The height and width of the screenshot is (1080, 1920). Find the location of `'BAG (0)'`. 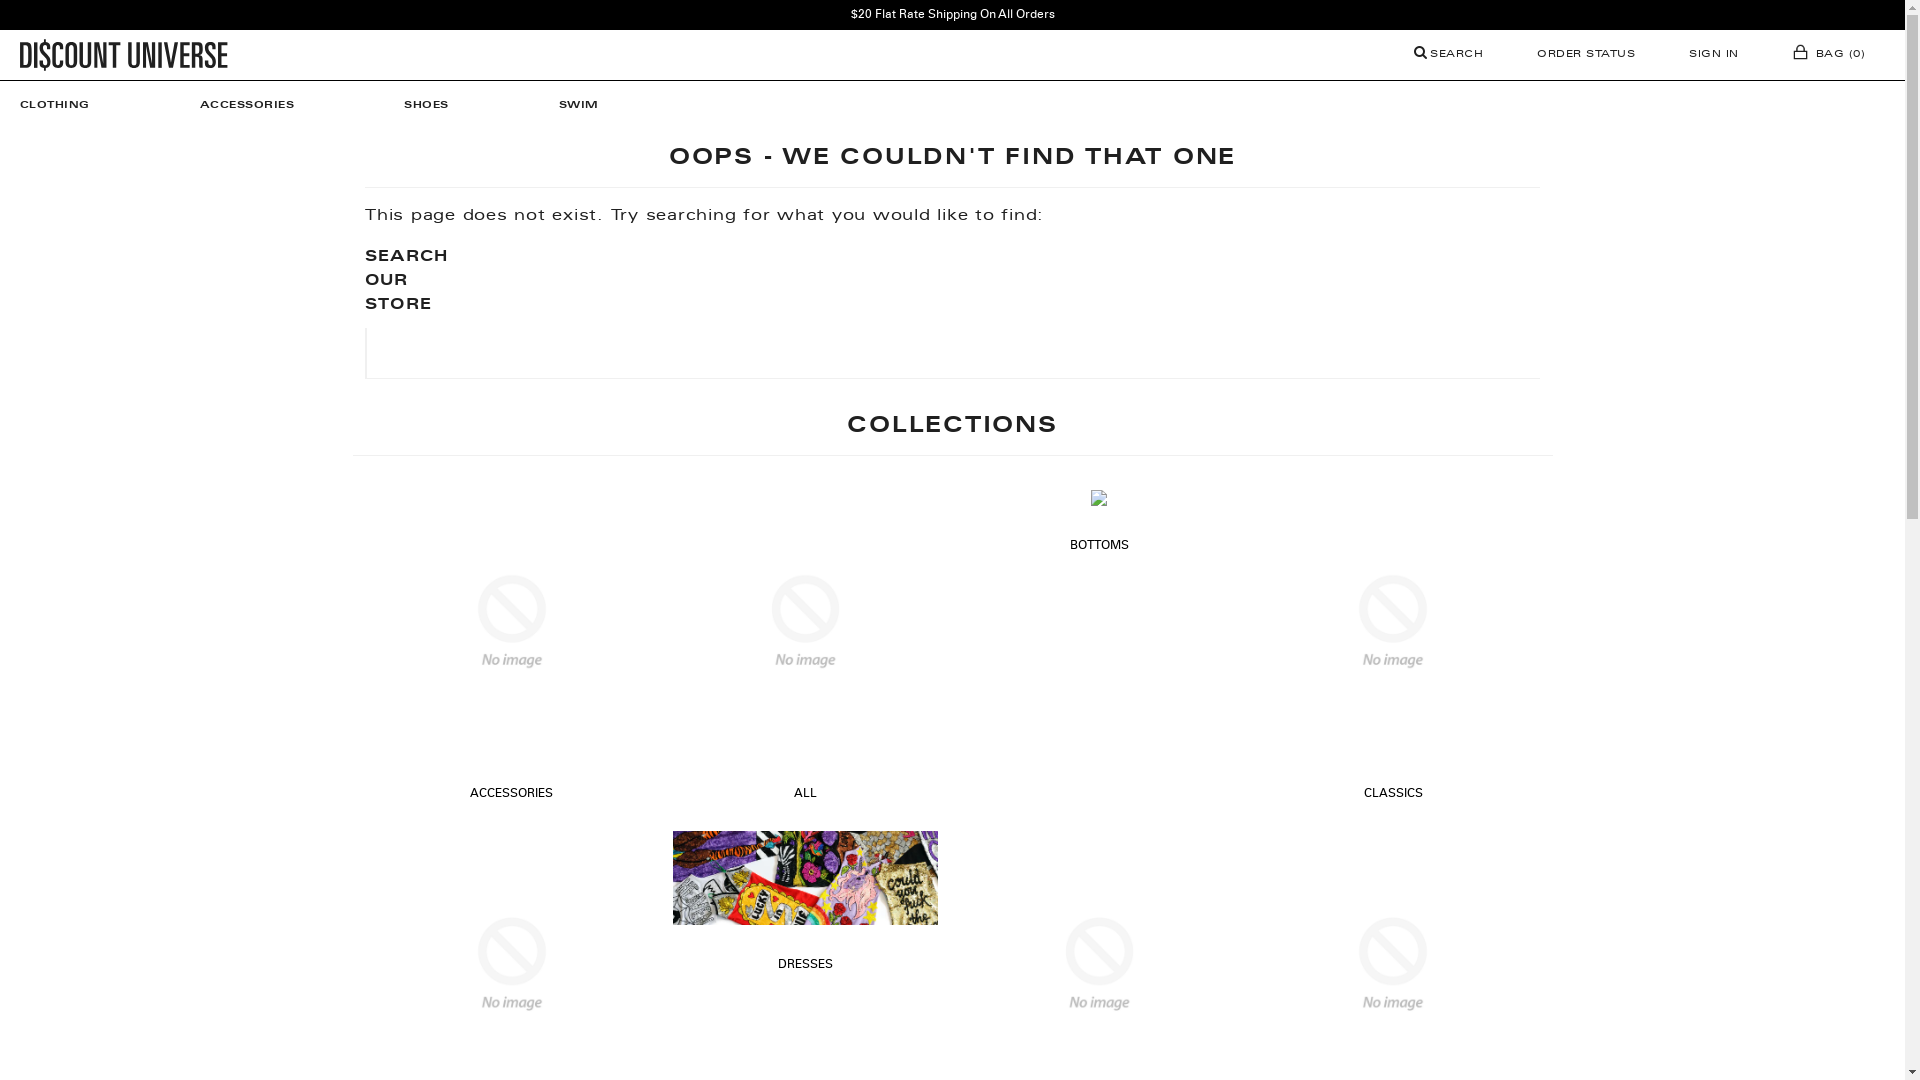

'BAG (0)' is located at coordinates (1828, 53).